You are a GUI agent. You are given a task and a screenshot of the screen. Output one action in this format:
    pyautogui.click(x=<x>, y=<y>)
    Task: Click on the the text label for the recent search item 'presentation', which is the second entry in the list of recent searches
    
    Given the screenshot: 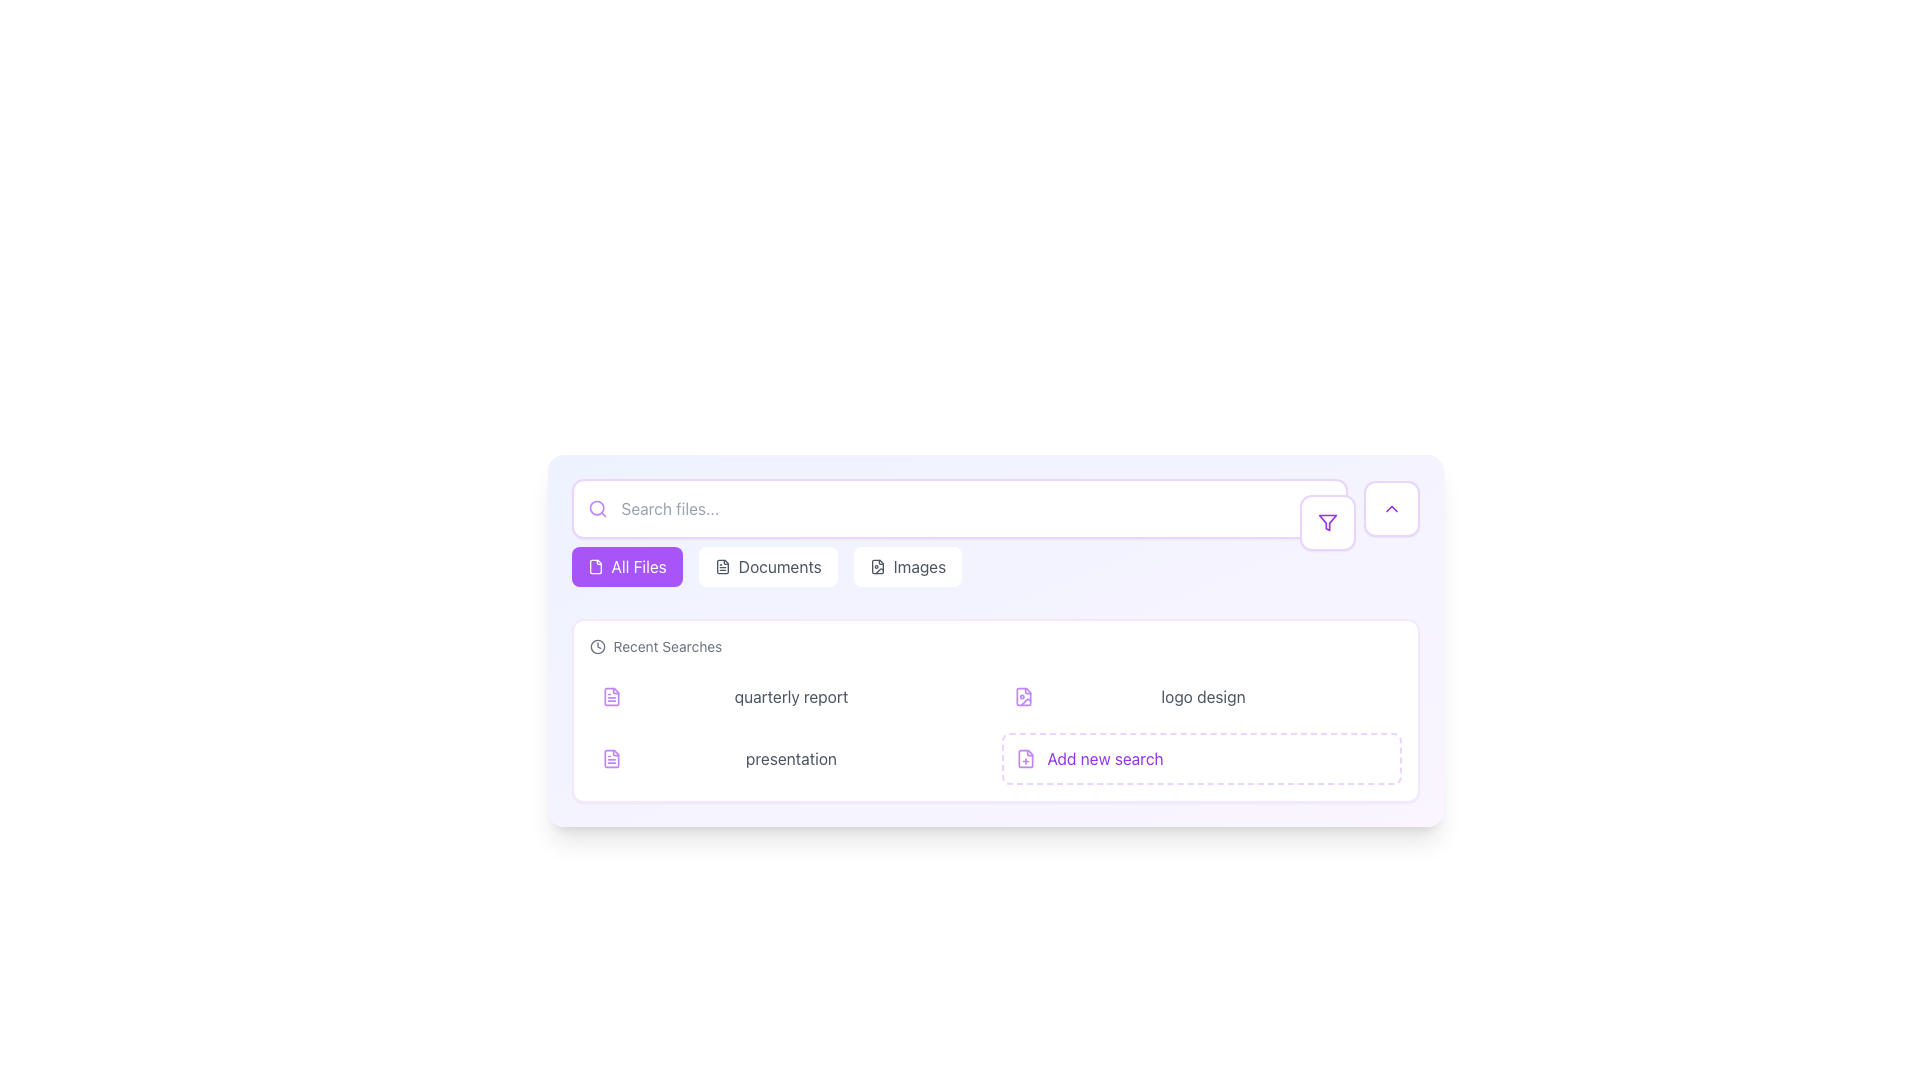 What is the action you would take?
    pyautogui.click(x=790, y=759)
    